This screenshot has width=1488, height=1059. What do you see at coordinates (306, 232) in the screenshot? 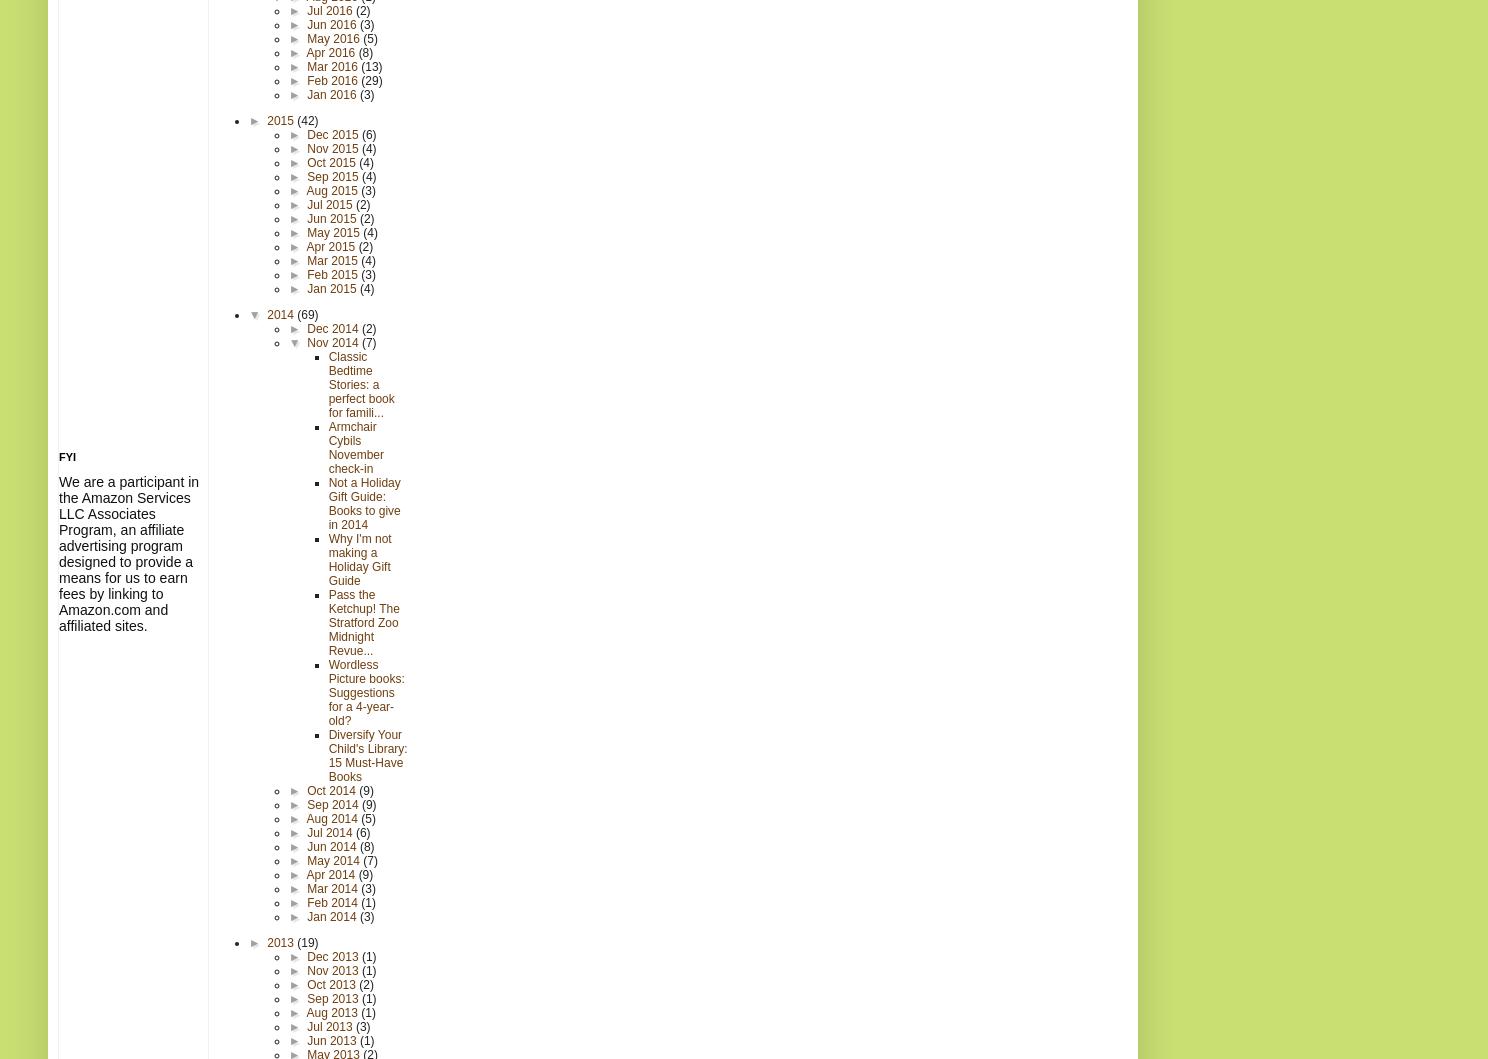
I see `'May 2015'` at bounding box center [306, 232].